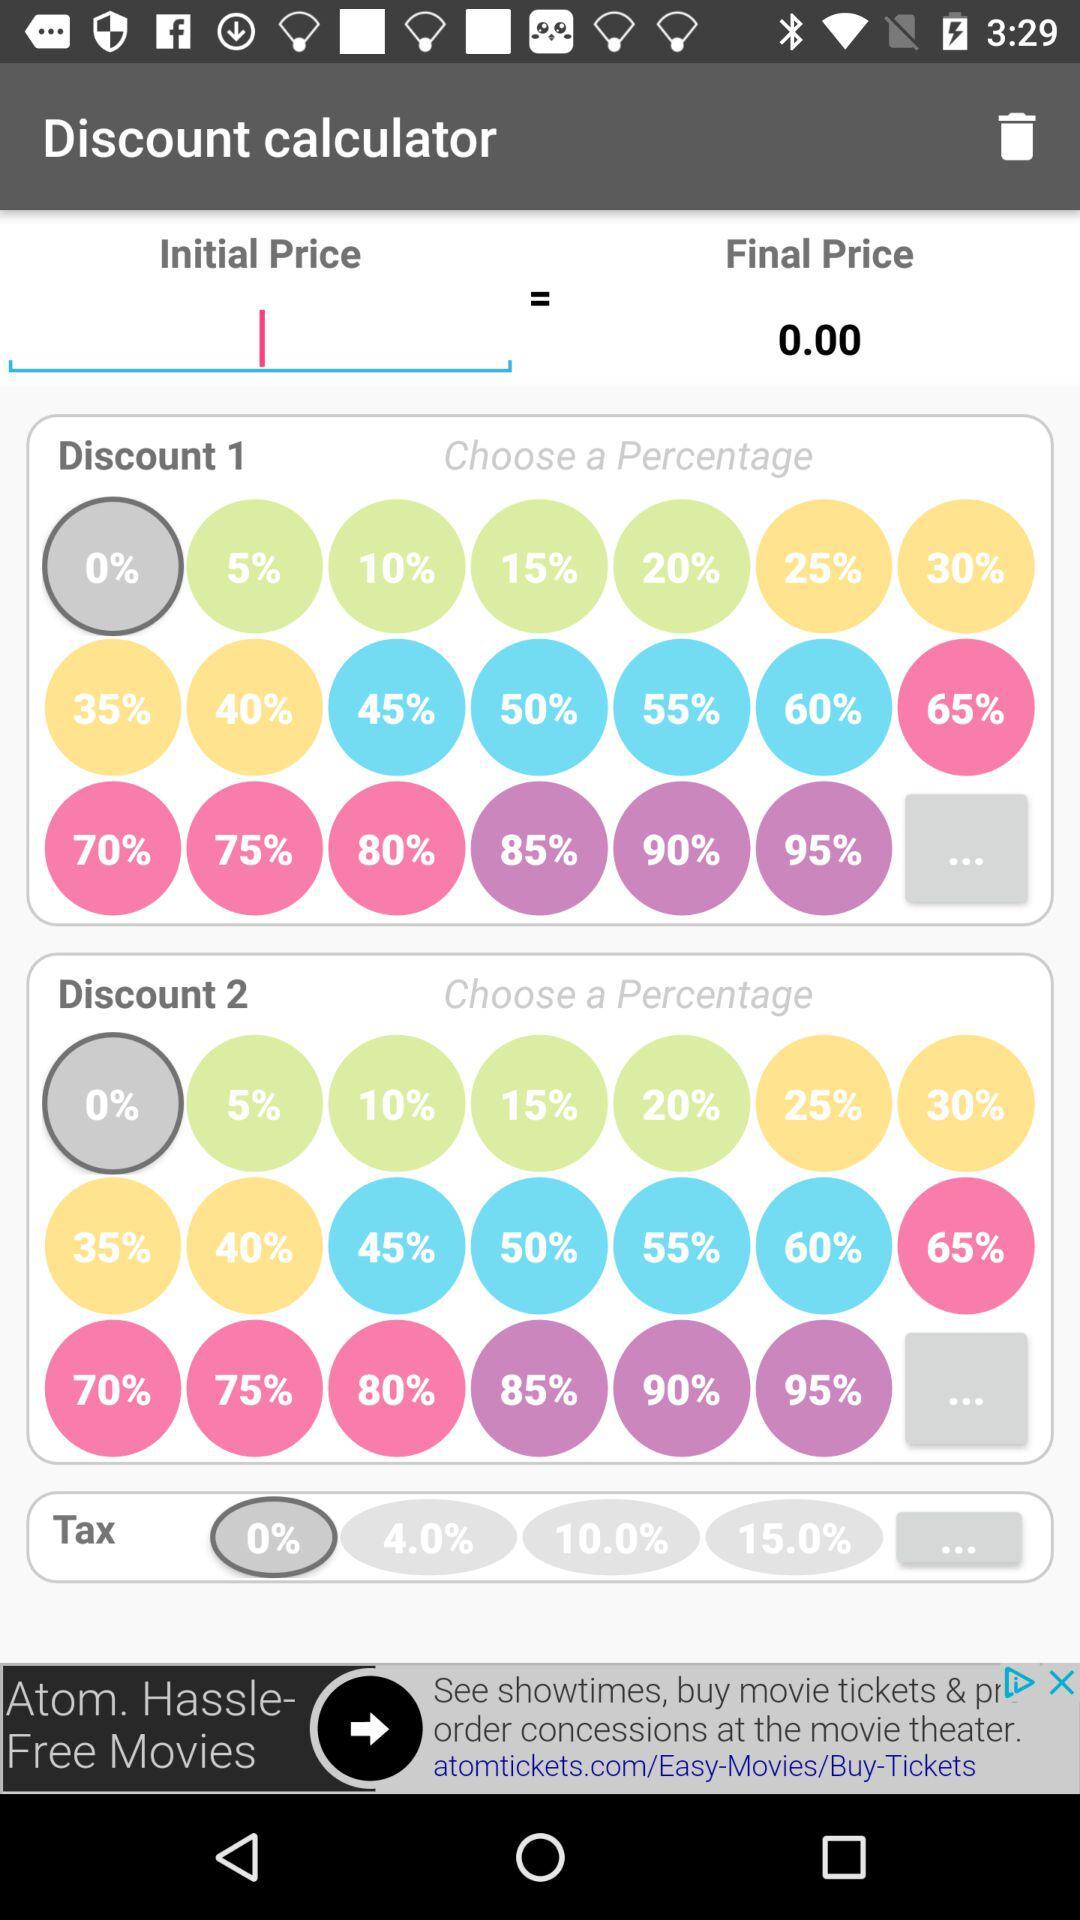 The image size is (1080, 1920). I want to click on click advertisements, so click(540, 1727).